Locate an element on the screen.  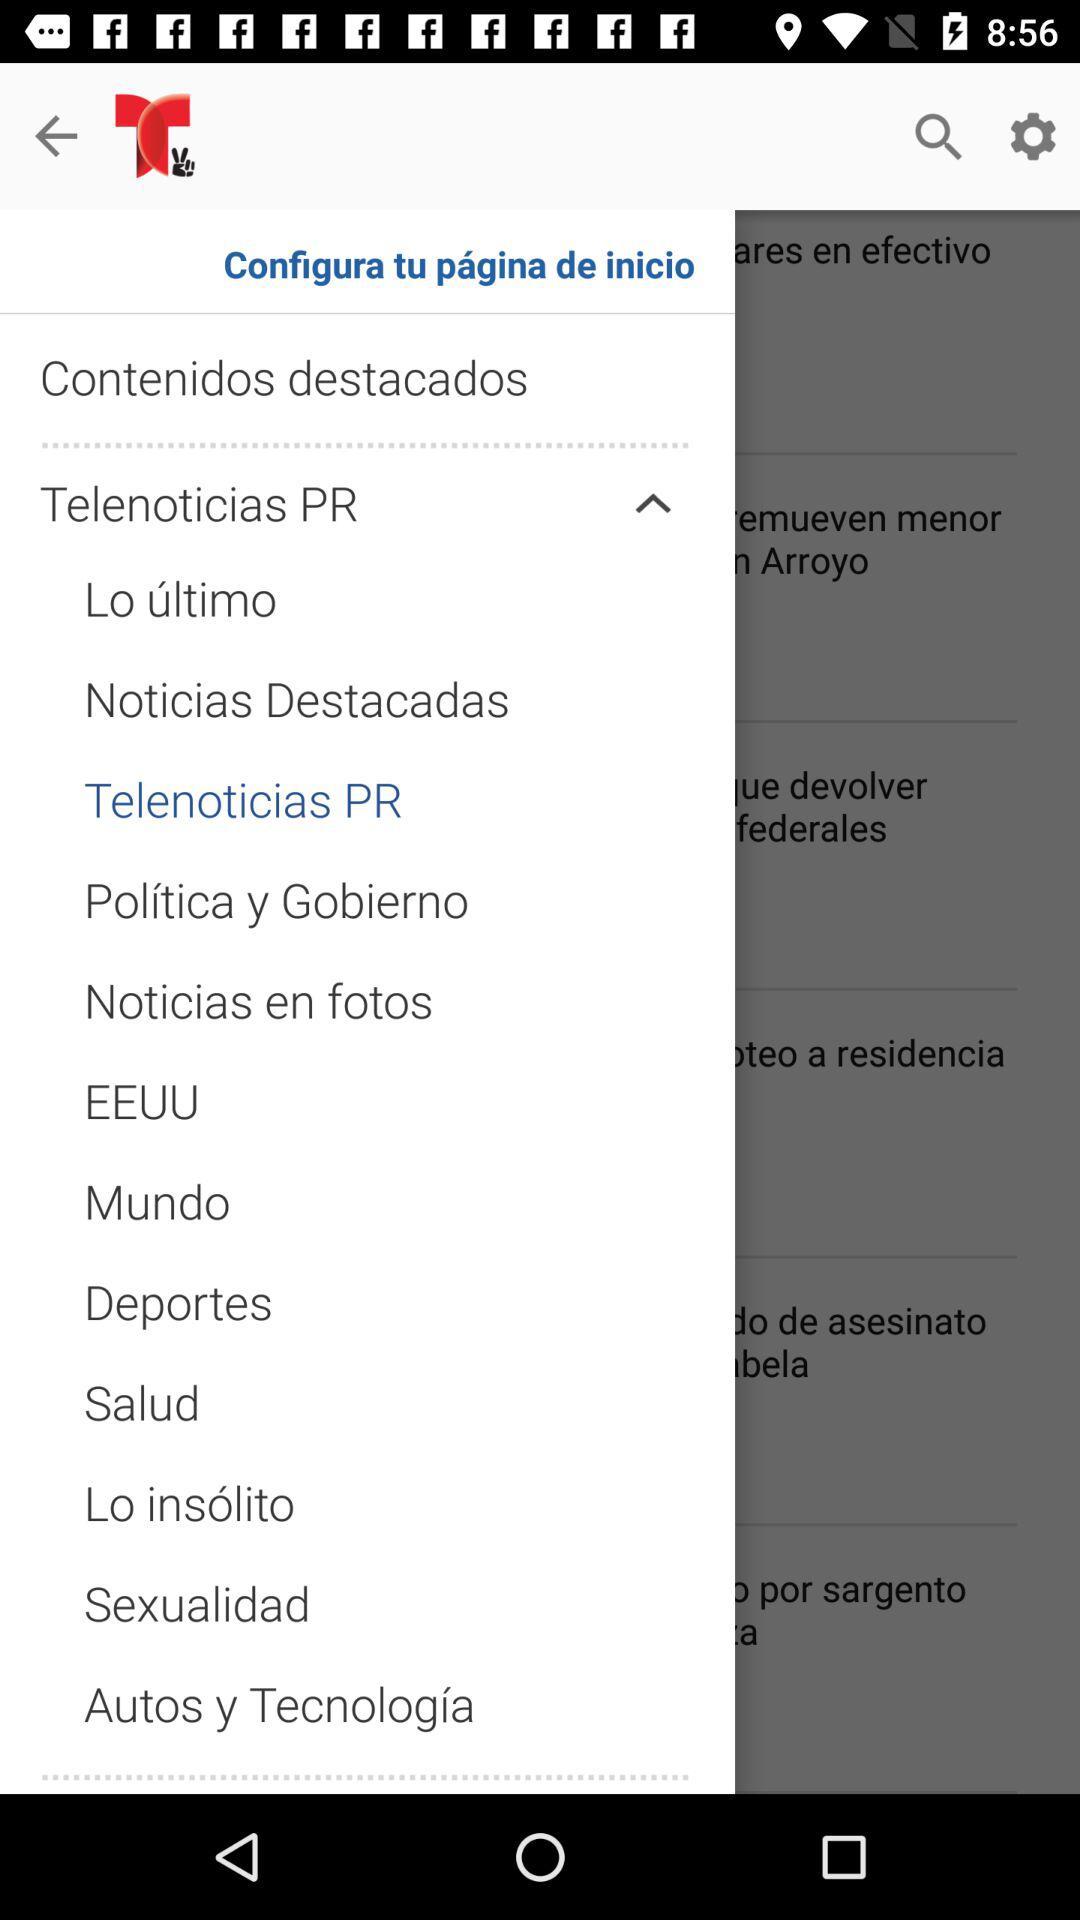
the image which is at the top left corner is located at coordinates (158, 135).